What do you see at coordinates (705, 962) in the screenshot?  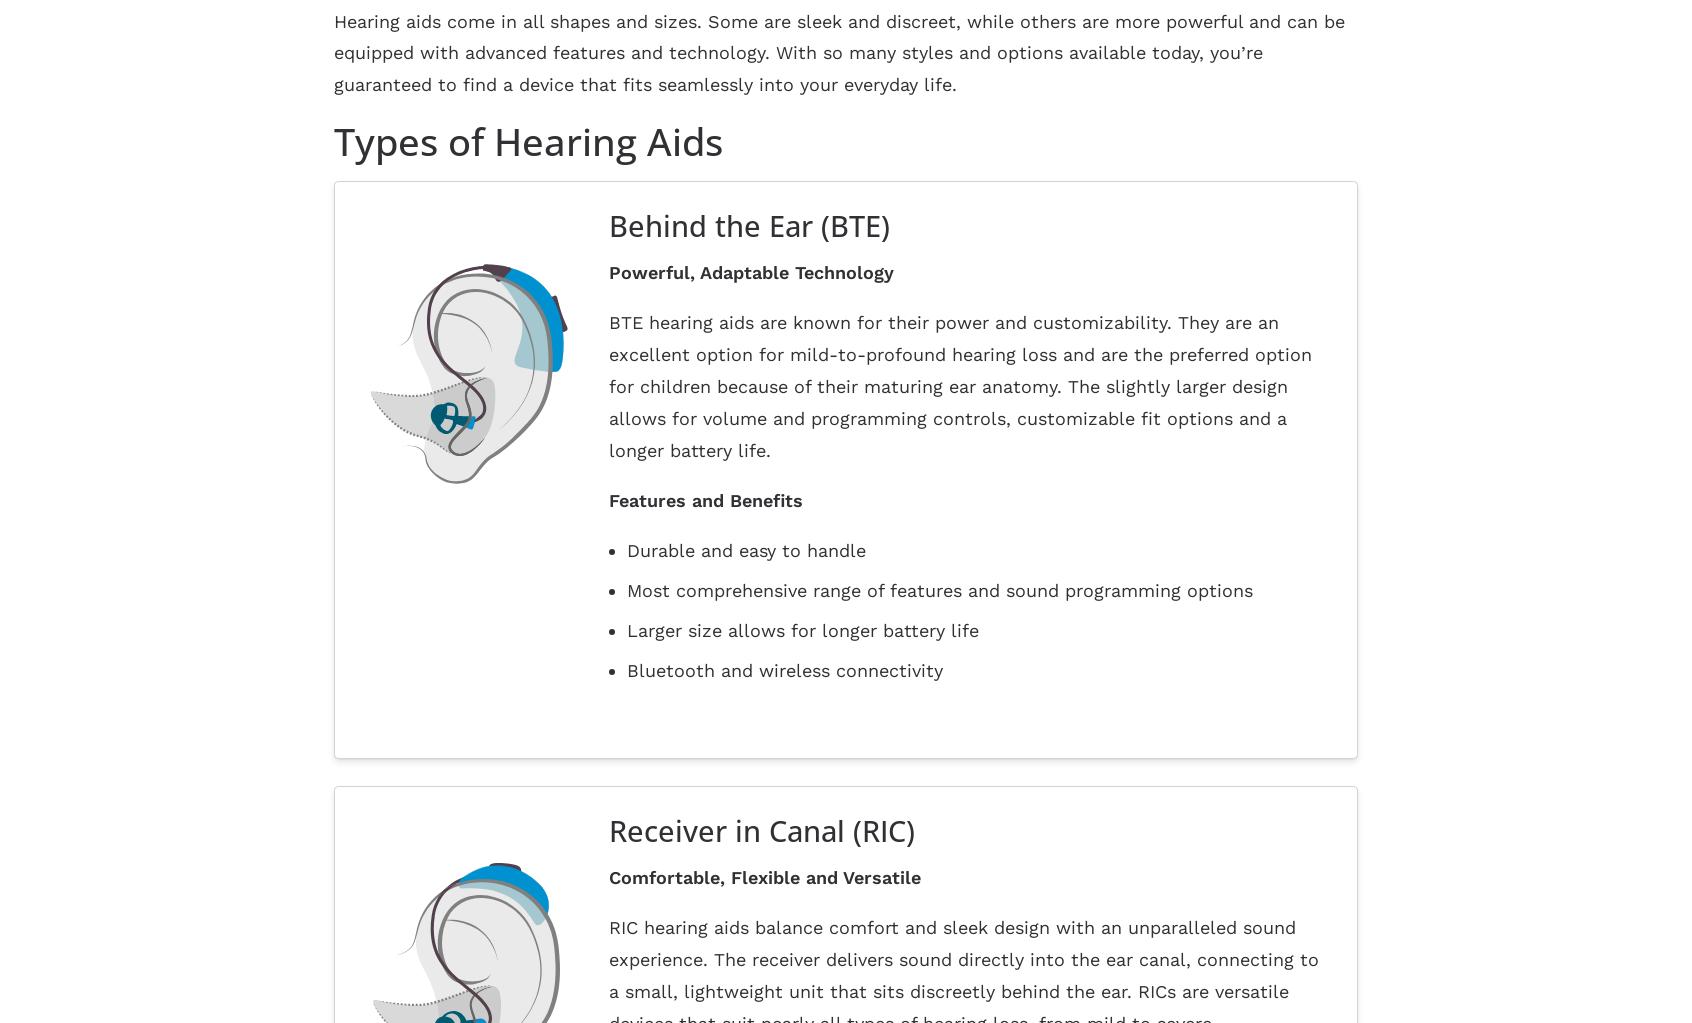 I see `'Site Designed by'` at bounding box center [705, 962].